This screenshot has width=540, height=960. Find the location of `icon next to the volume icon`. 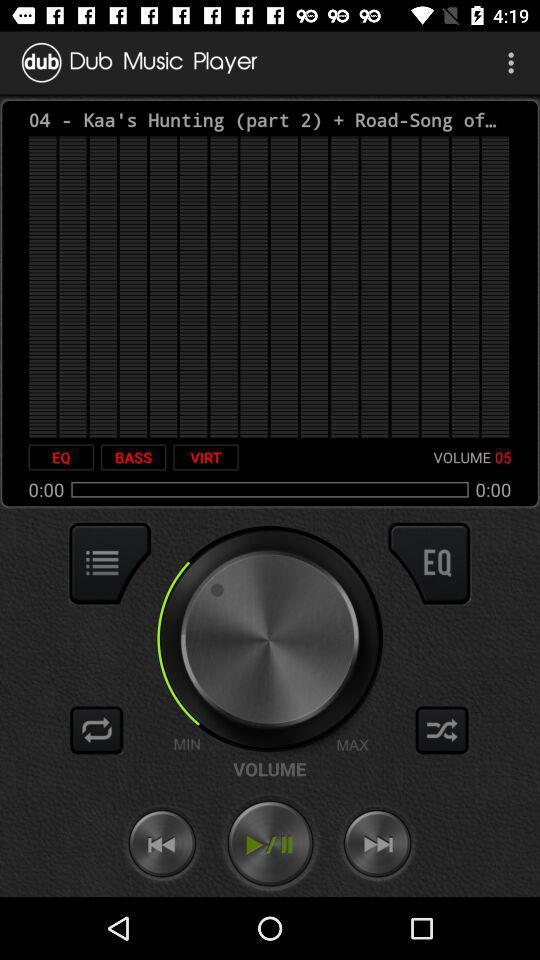

icon next to the volume icon is located at coordinates (205, 457).